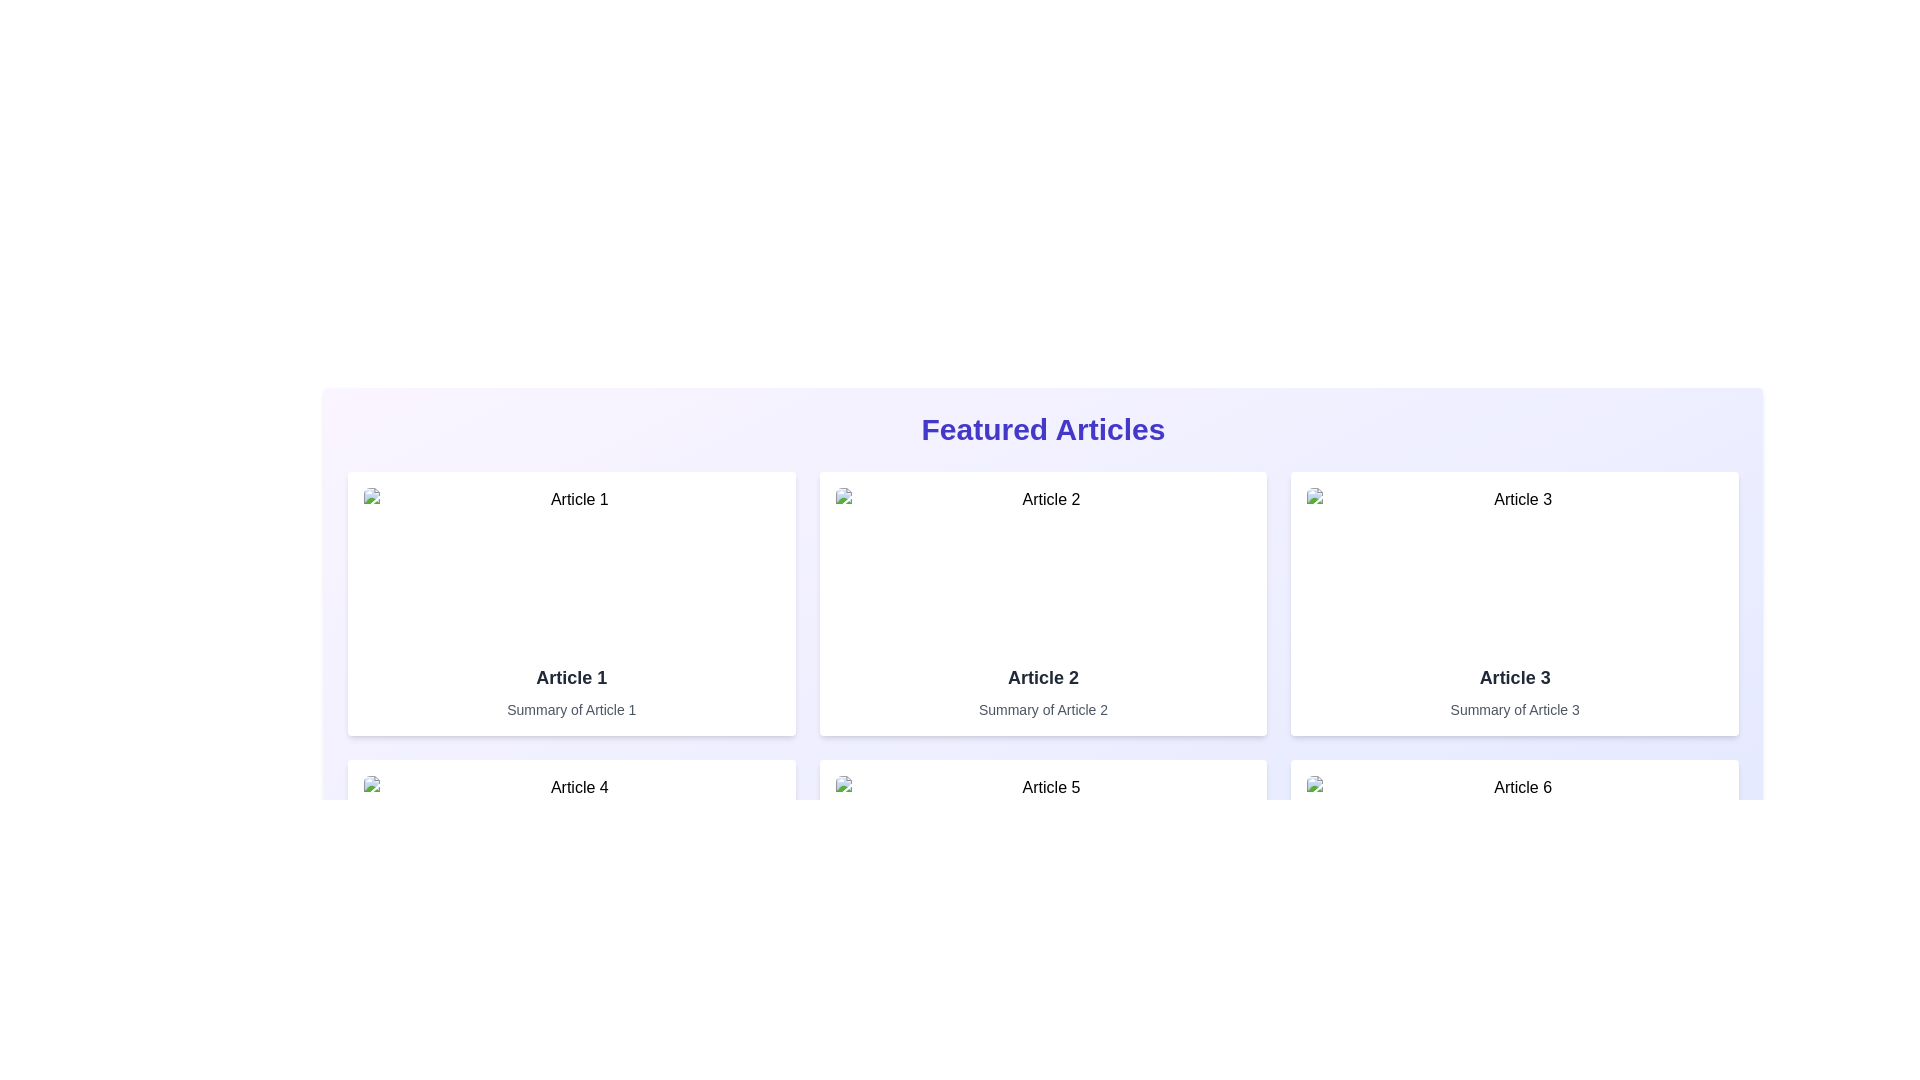 This screenshot has width=1920, height=1080. What do you see at coordinates (1042, 855) in the screenshot?
I see `the image displaying the preview for 'Article 5' located` at bounding box center [1042, 855].